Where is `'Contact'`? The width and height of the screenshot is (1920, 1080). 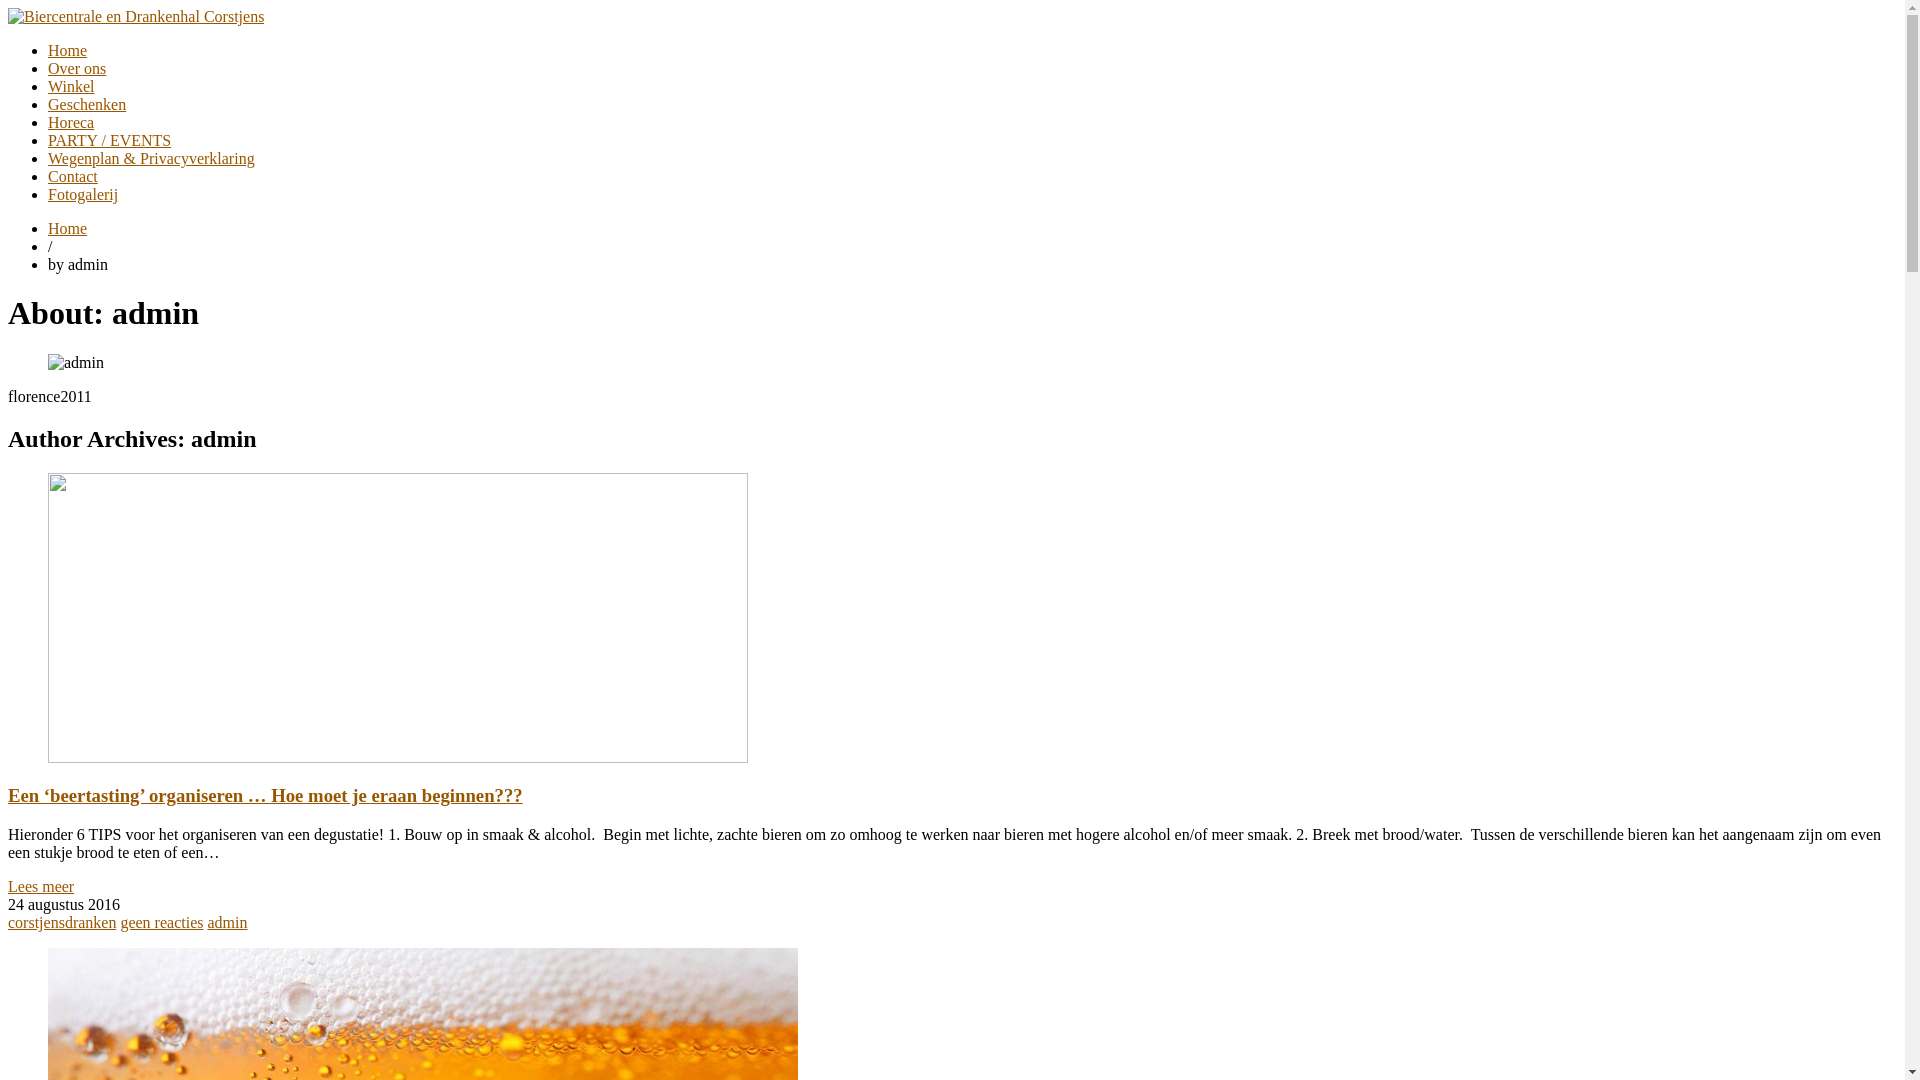 'Contact' is located at coordinates (72, 175).